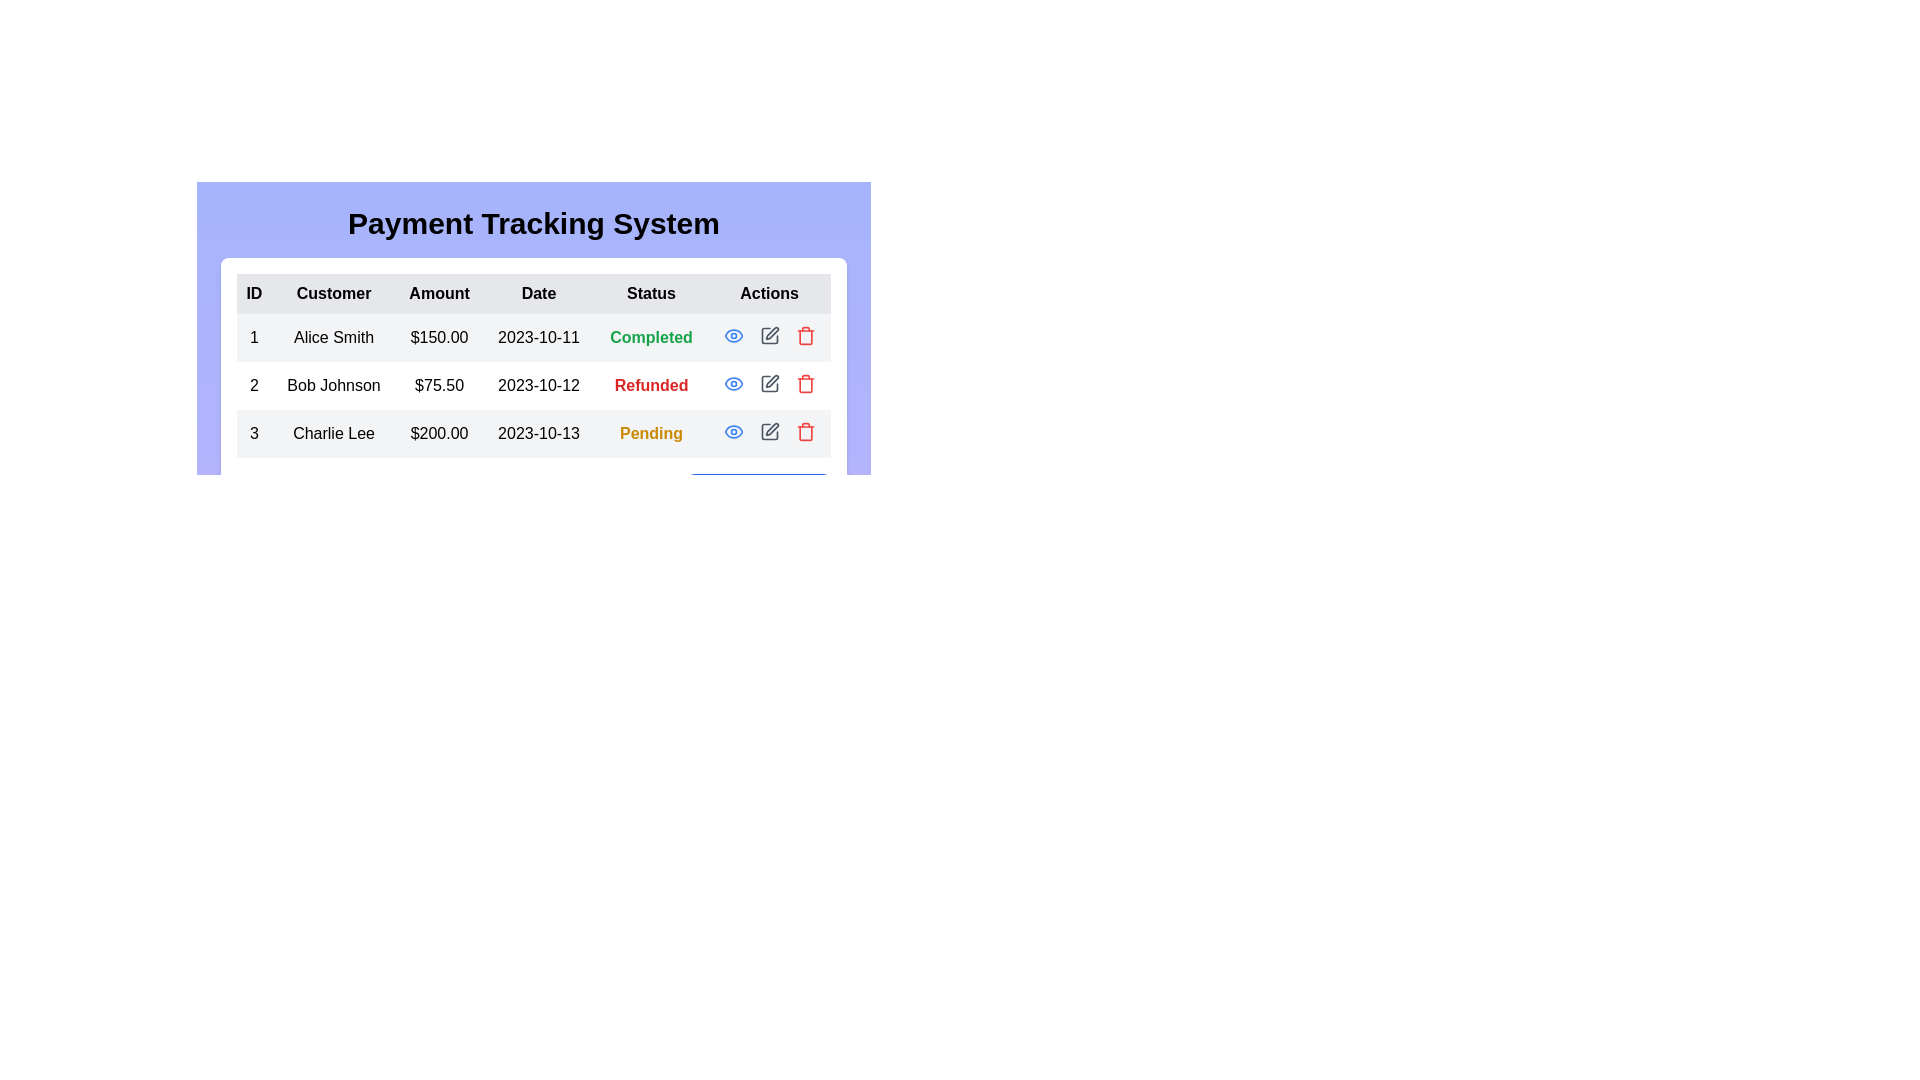  I want to click on text of the prominent heading 'Payment Tracking System' located at the top-center of the interface, above the payment records table, so click(533, 223).